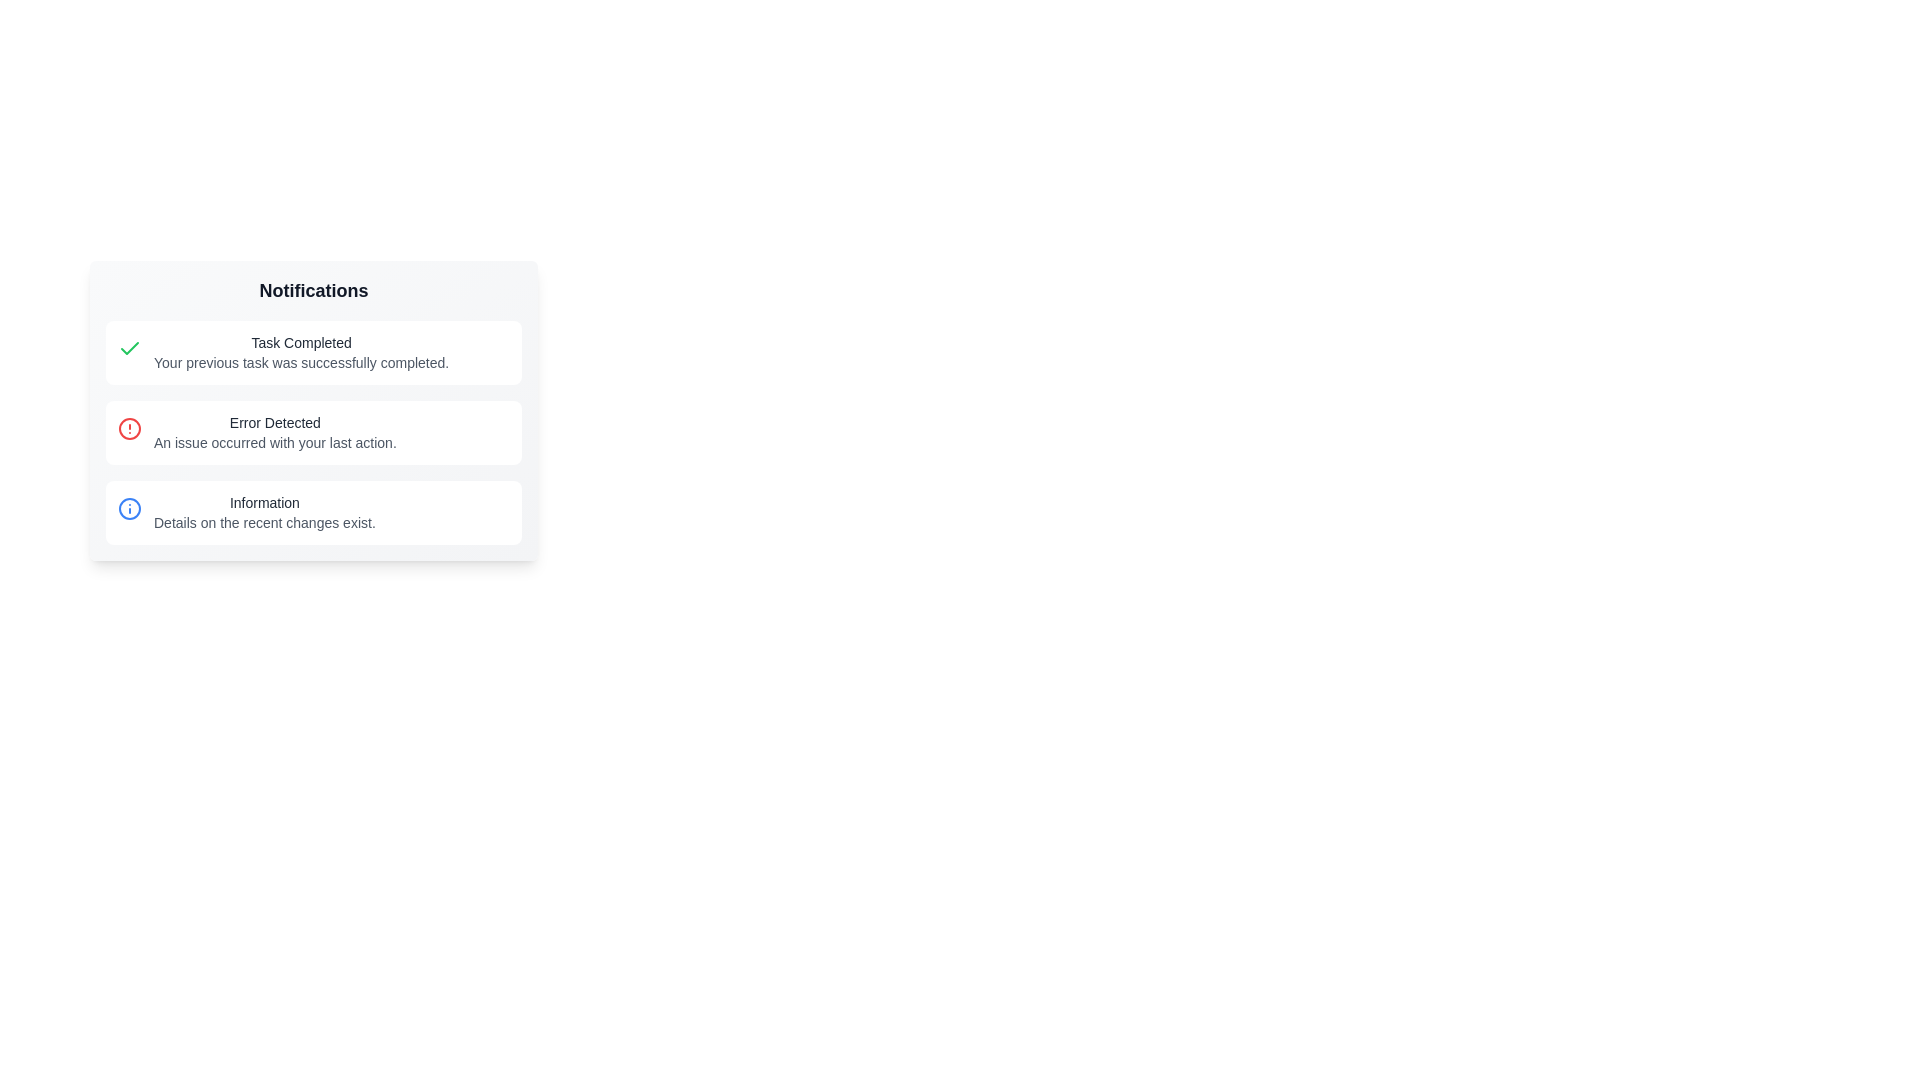 The height and width of the screenshot is (1080, 1920). What do you see at coordinates (300, 352) in the screenshot?
I see `the notification label that indicates 'Task Completed' with a green check icon, which is positioned below the 'Notifications' header` at bounding box center [300, 352].